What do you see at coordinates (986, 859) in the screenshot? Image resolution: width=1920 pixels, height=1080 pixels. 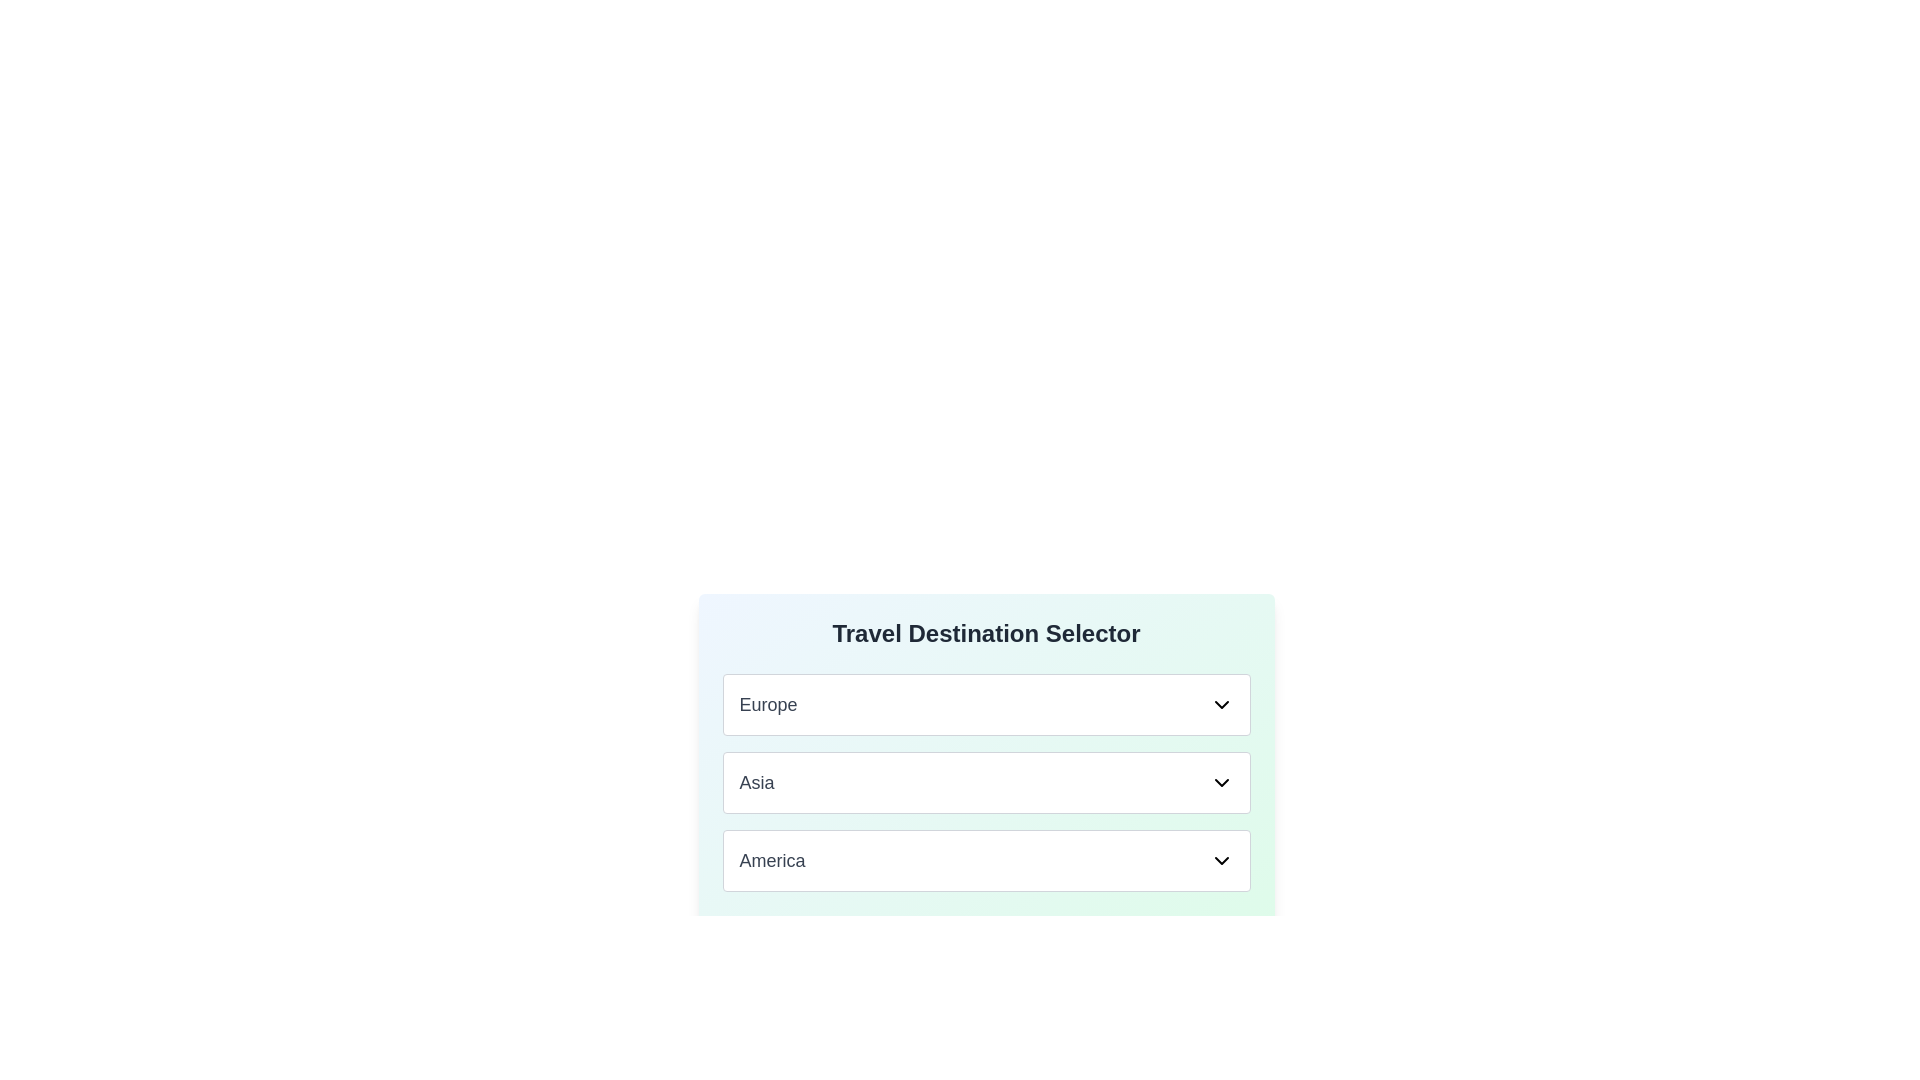 I see `the dropdown arrow of the 'Travel Destination Selector'` at bounding box center [986, 859].